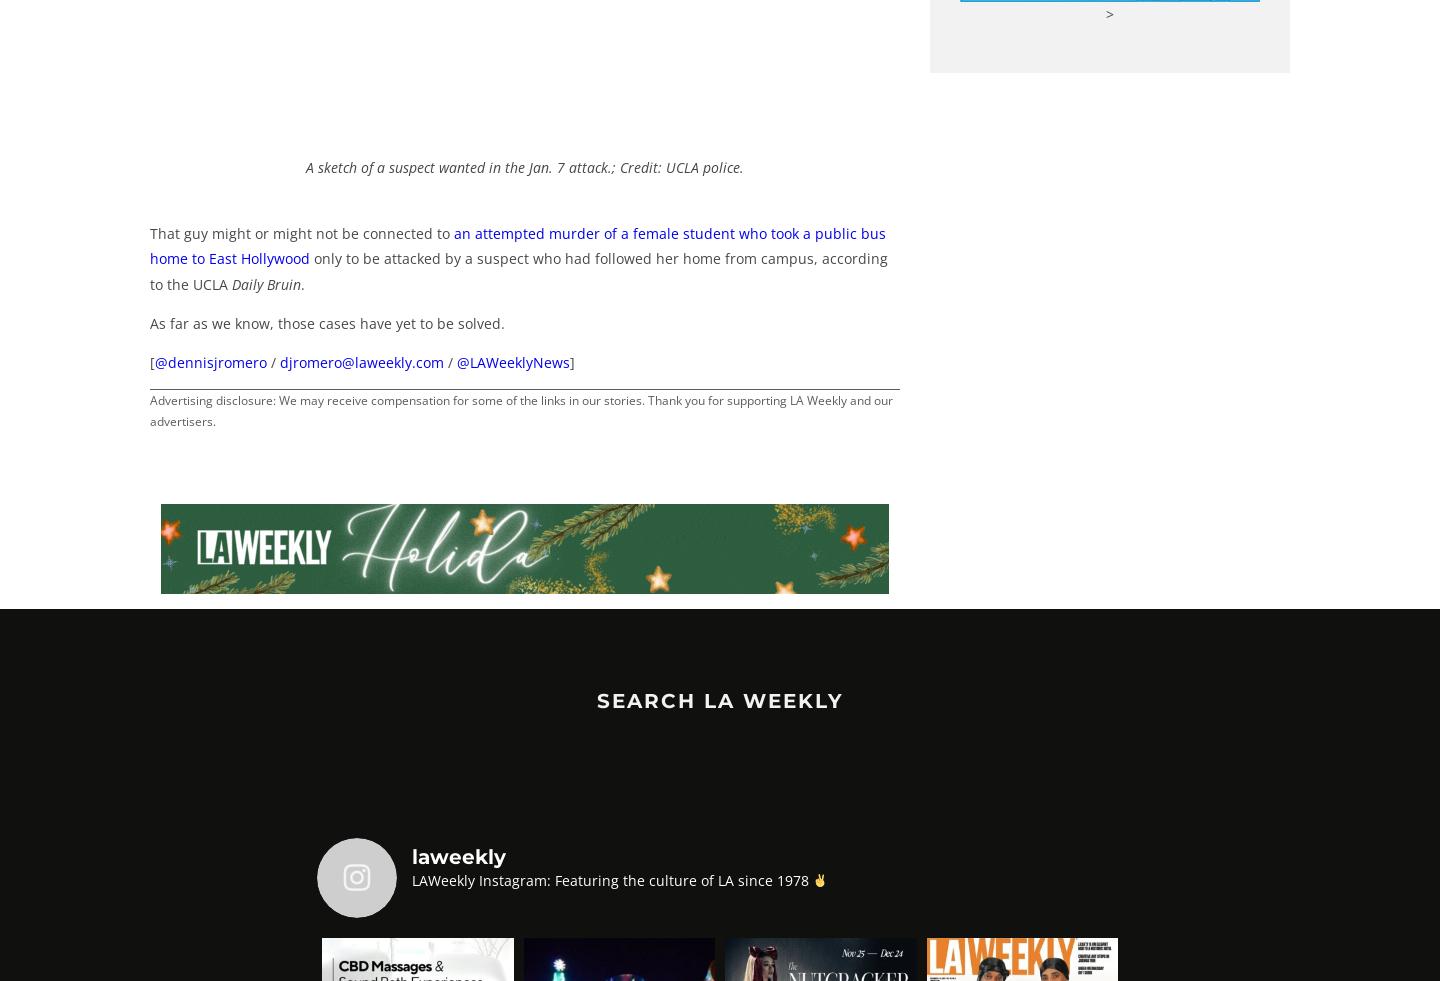 The width and height of the screenshot is (1440, 981). Describe the element at coordinates (361, 361) in the screenshot. I see `'djromero@laweekly.com'` at that location.